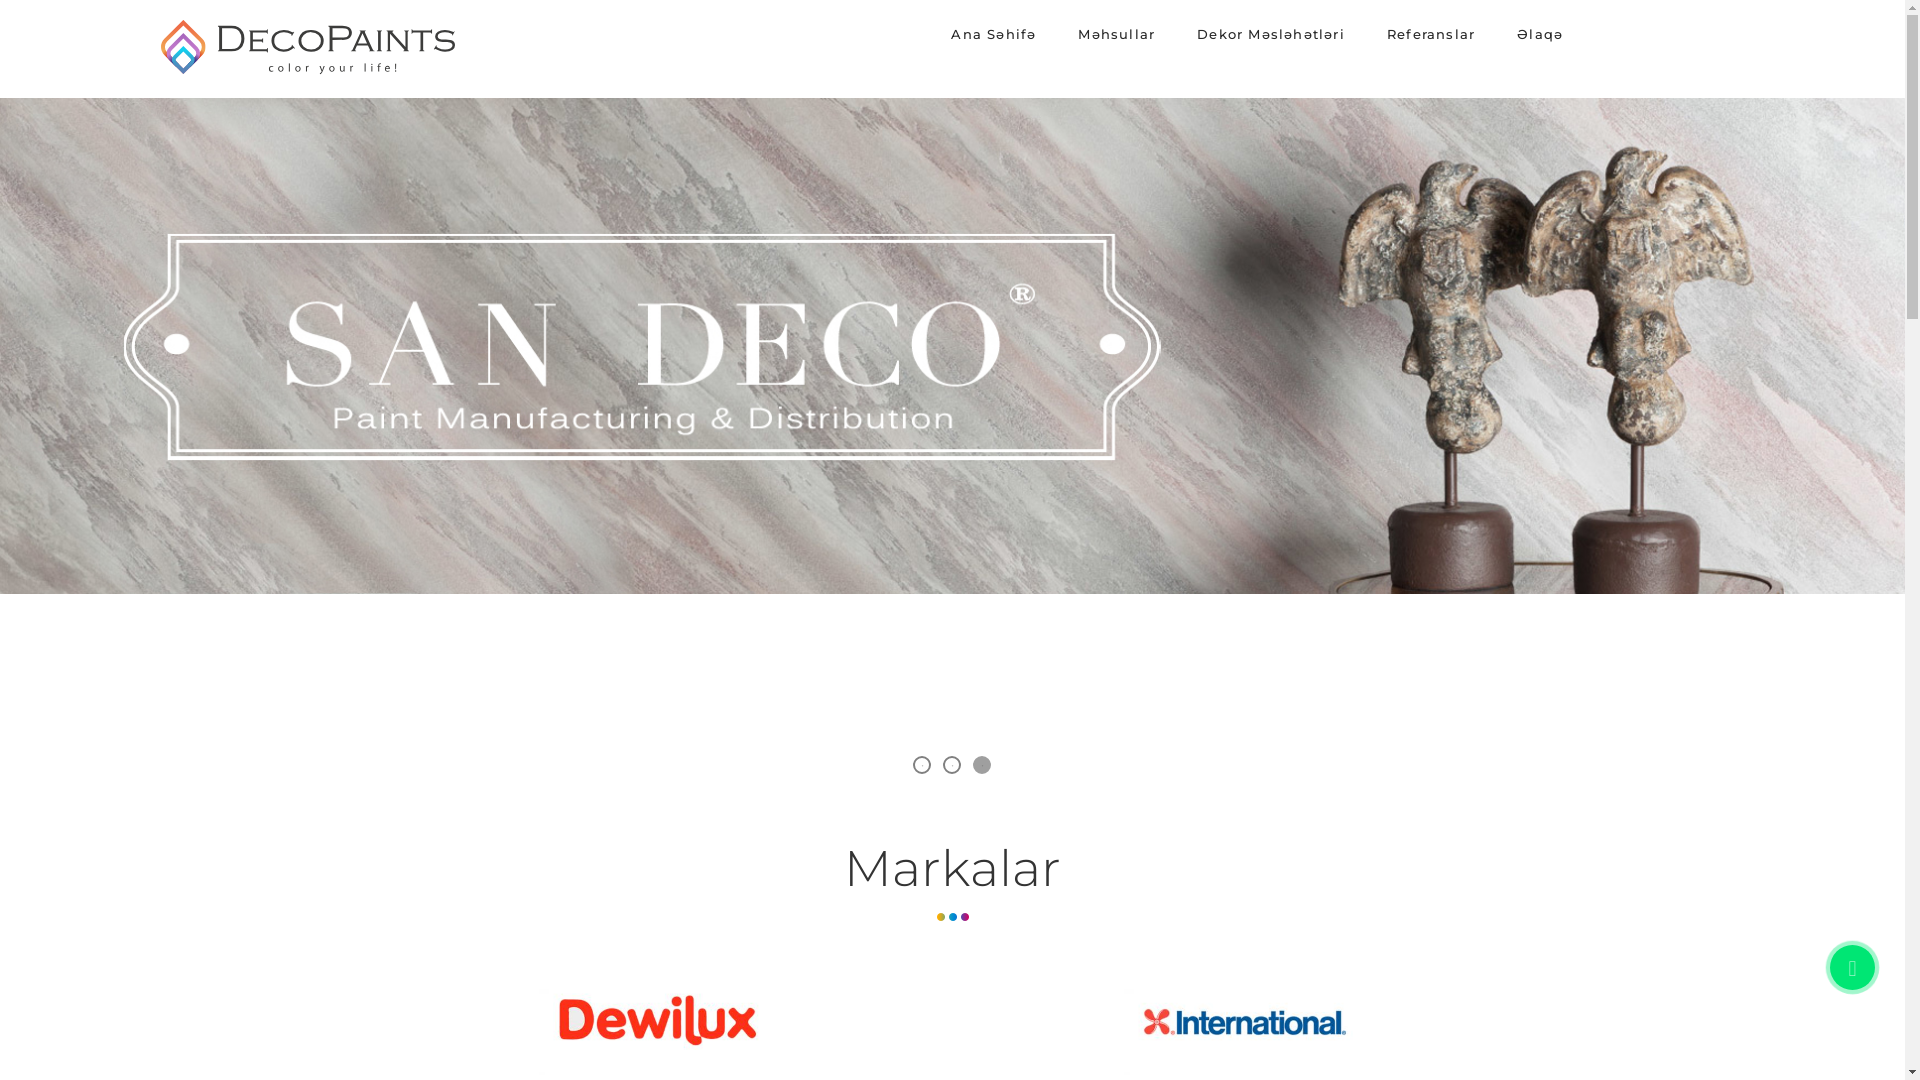 The width and height of the screenshot is (1920, 1080). What do you see at coordinates (949, 764) in the screenshot?
I see `'2'` at bounding box center [949, 764].